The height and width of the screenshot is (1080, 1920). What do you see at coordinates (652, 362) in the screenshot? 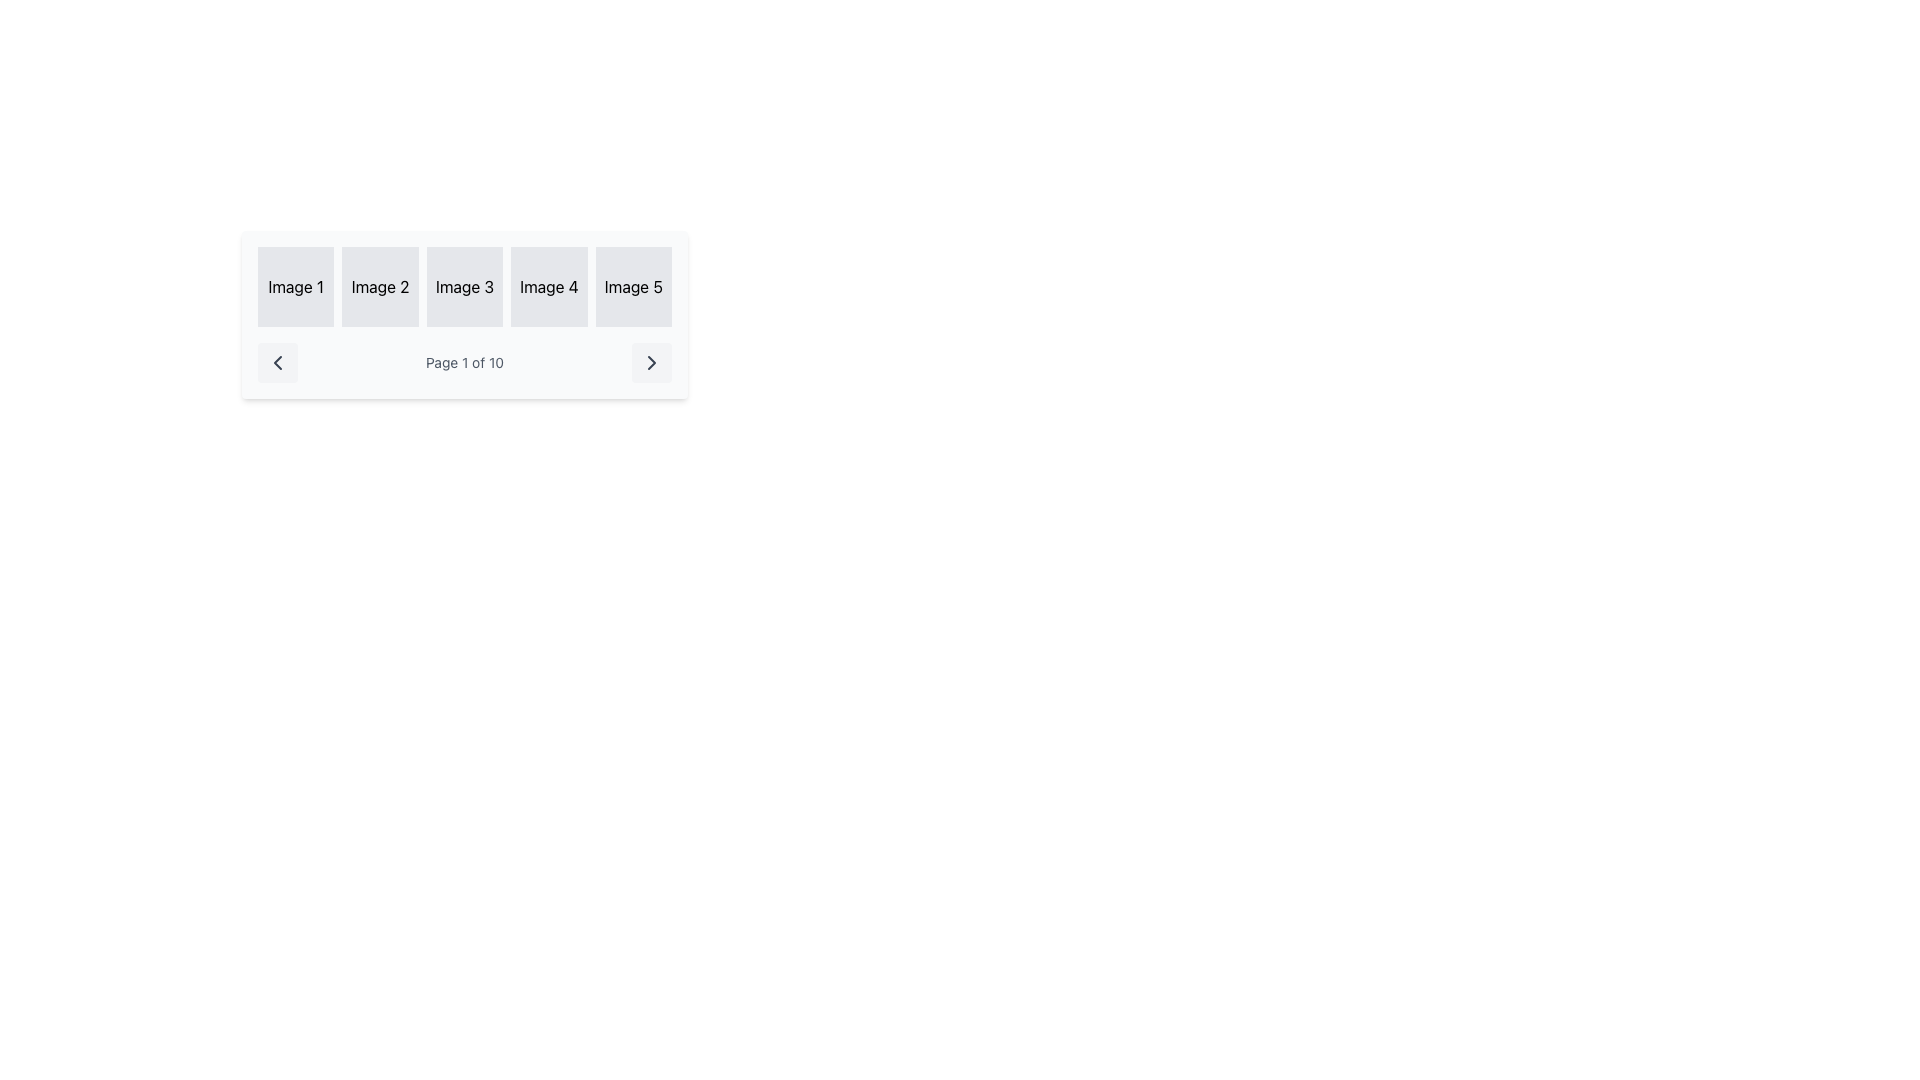
I see `the right-pointing chevron navigation icon located on the far-right side of the carousel navigation controls` at bounding box center [652, 362].